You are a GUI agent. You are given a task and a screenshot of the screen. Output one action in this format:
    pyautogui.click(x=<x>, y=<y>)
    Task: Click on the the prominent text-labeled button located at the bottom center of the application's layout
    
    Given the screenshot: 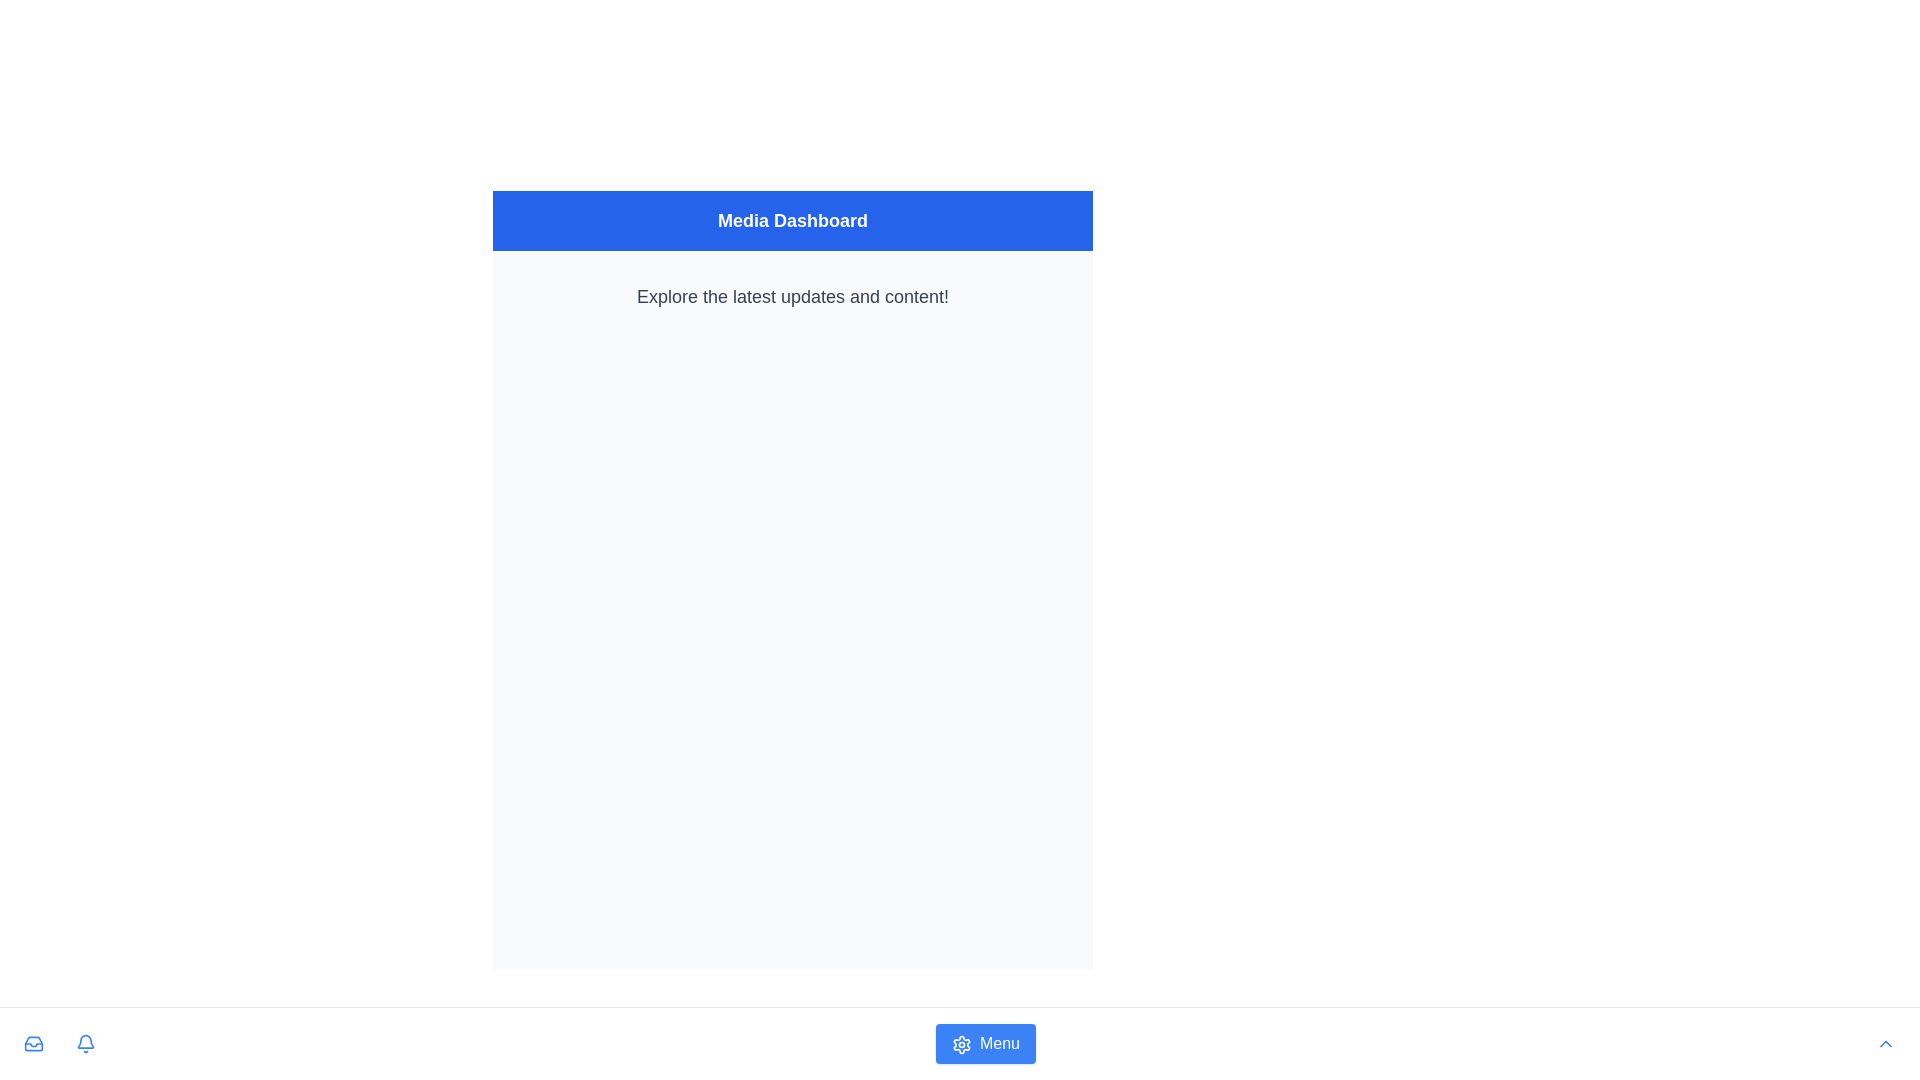 What is the action you would take?
    pyautogui.click(x=985, y=1043)
    